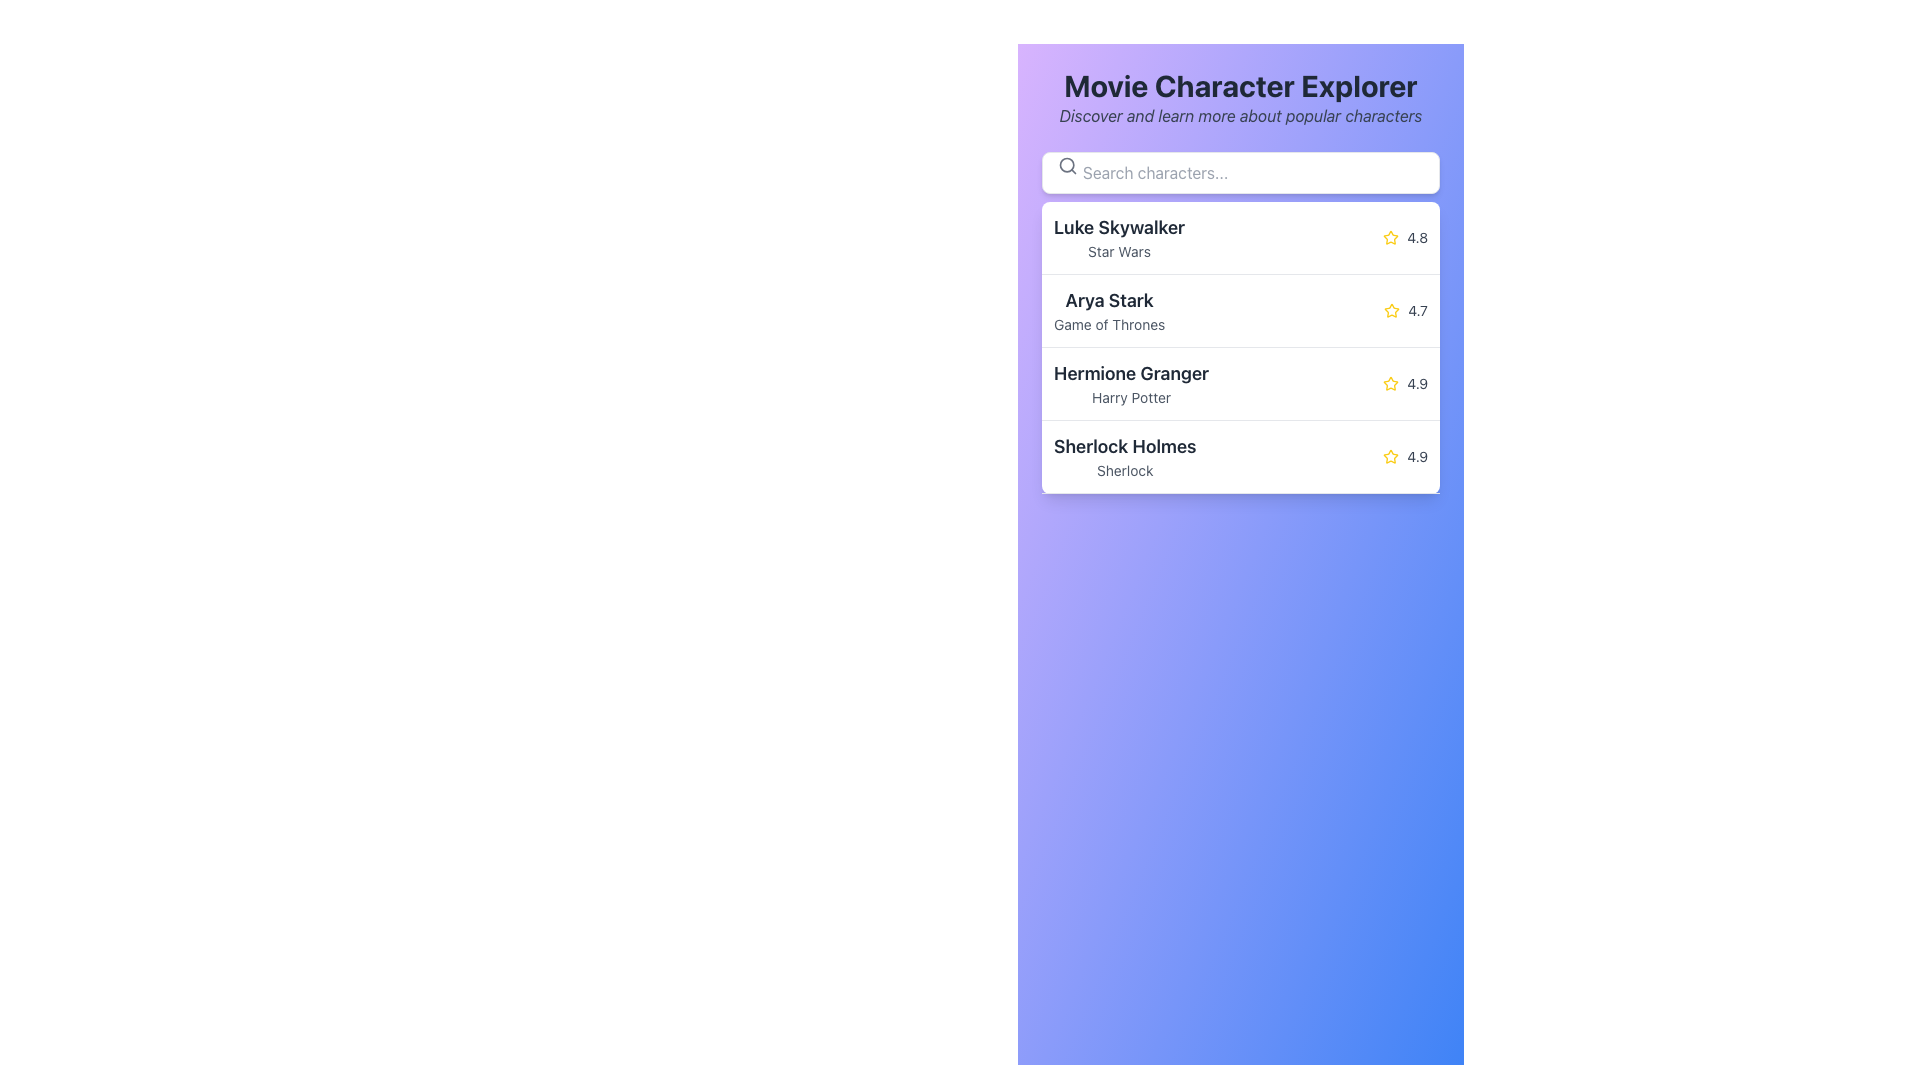 Image resolution: width=1920 pixels, height=1080 pixels. I want to click on the circular outline of the search icon located to the left of the placeholder text 'Search characters...' in the input field, so click(1066, 164).